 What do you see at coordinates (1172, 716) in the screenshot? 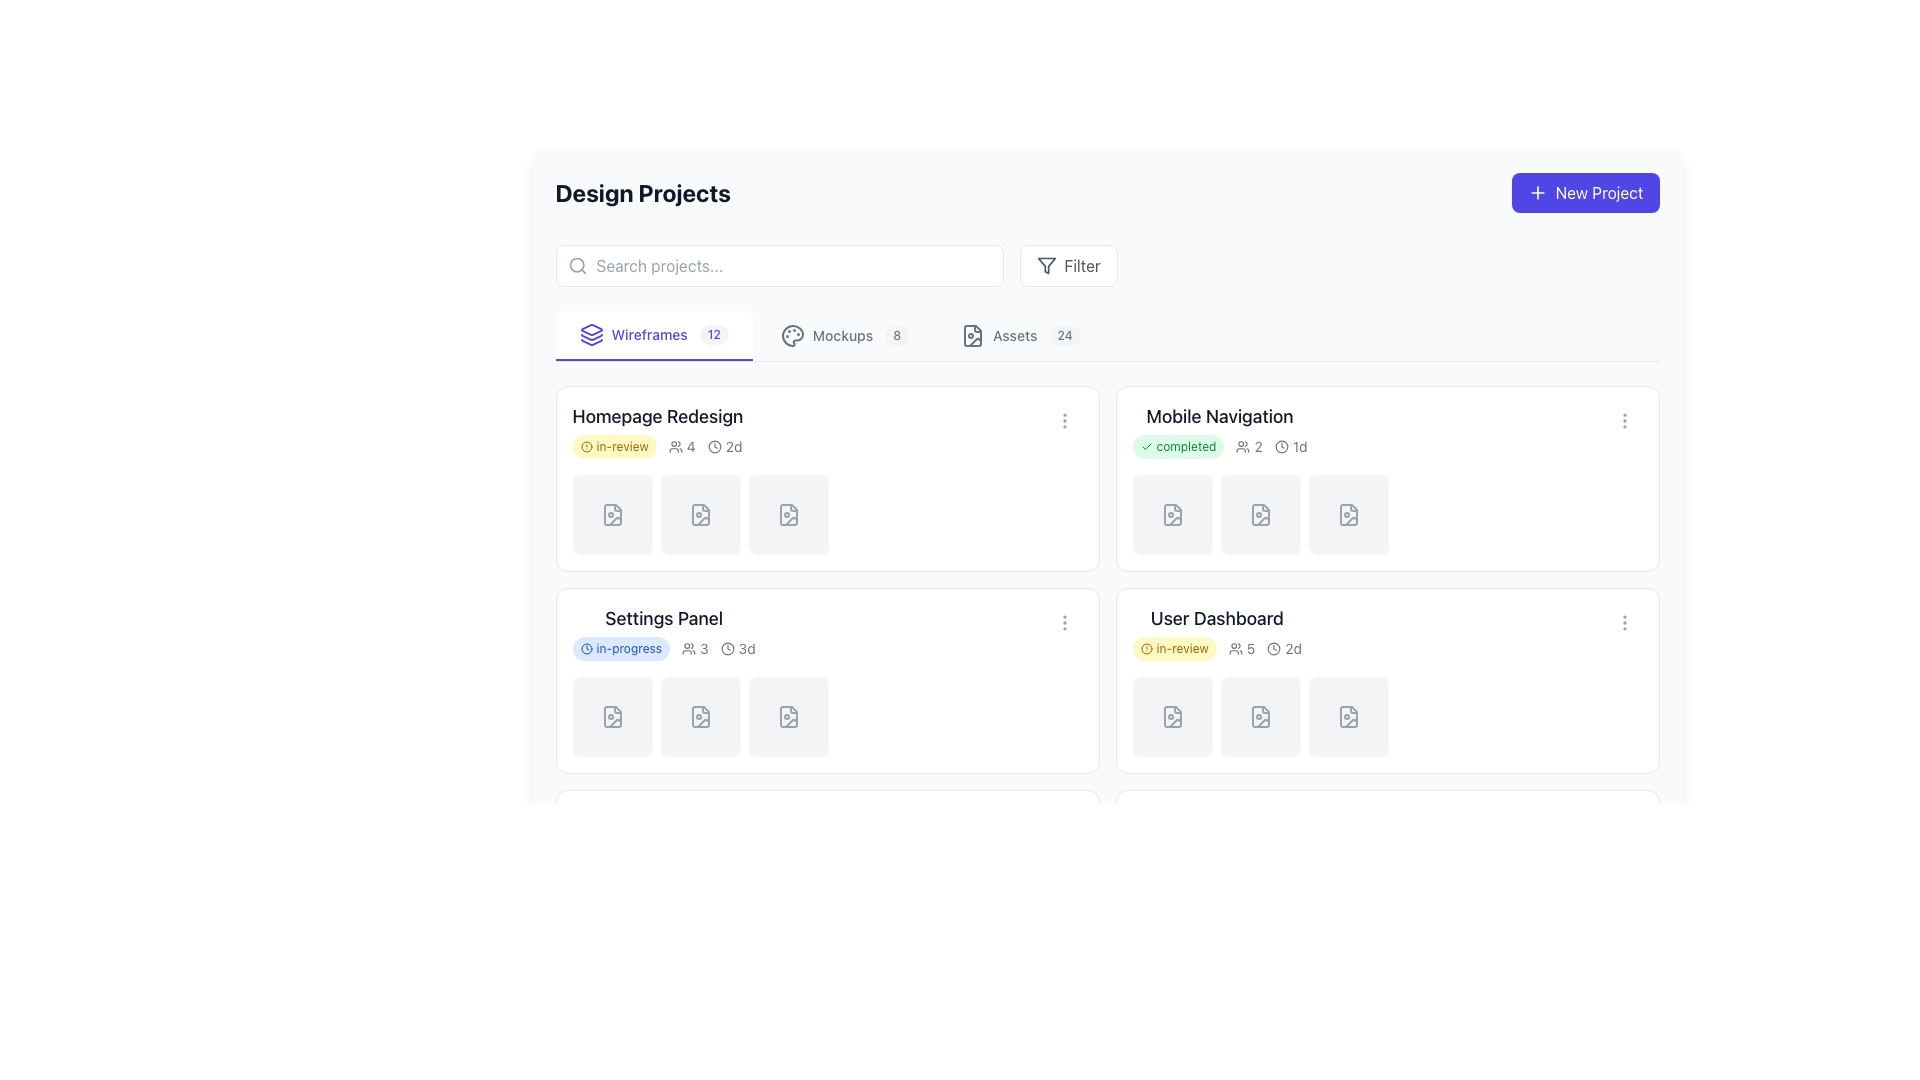
I see `the file icon with an image symbol located in the 'User Dashboard' card` at bounding box center [1172, 716].